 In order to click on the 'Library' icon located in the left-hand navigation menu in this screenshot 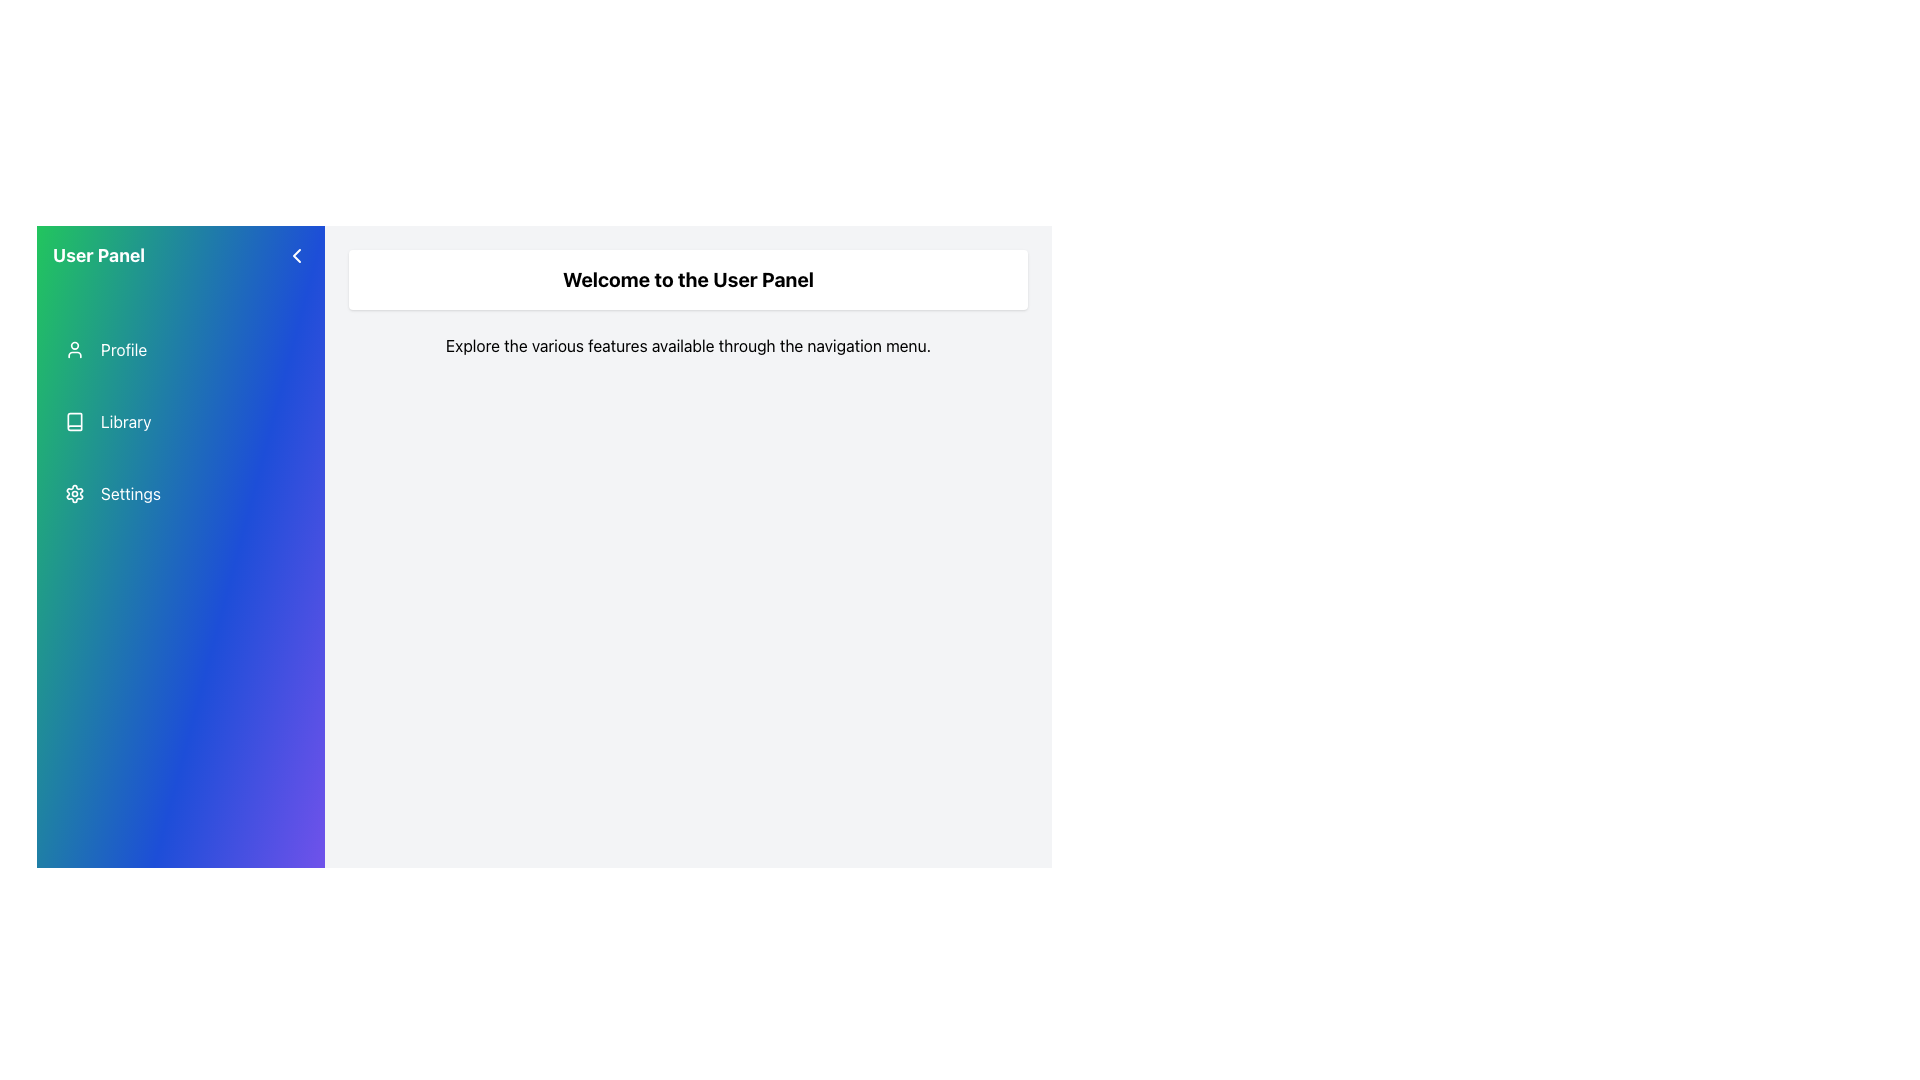, I will do `click(75, 420)`.